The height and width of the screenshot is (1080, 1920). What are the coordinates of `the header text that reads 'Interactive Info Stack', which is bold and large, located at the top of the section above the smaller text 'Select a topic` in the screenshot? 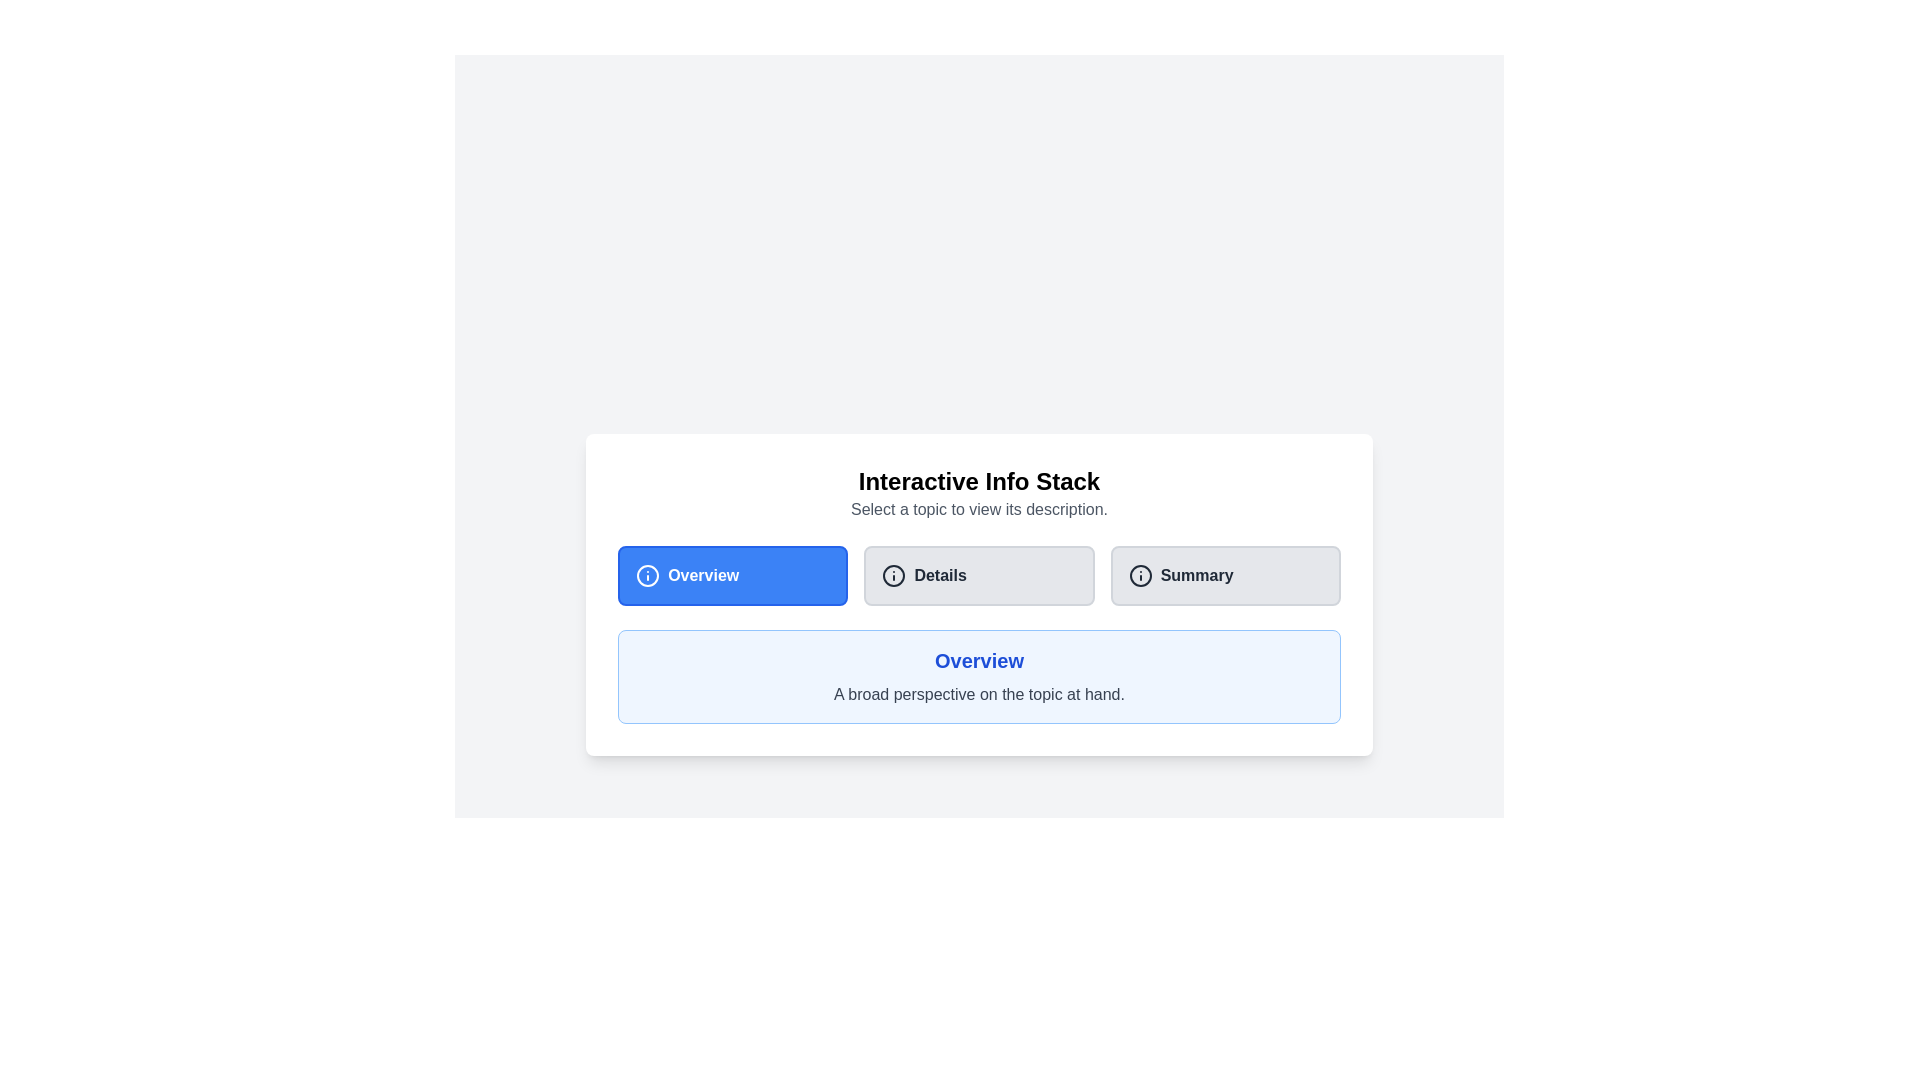 It's located at (979, 482).